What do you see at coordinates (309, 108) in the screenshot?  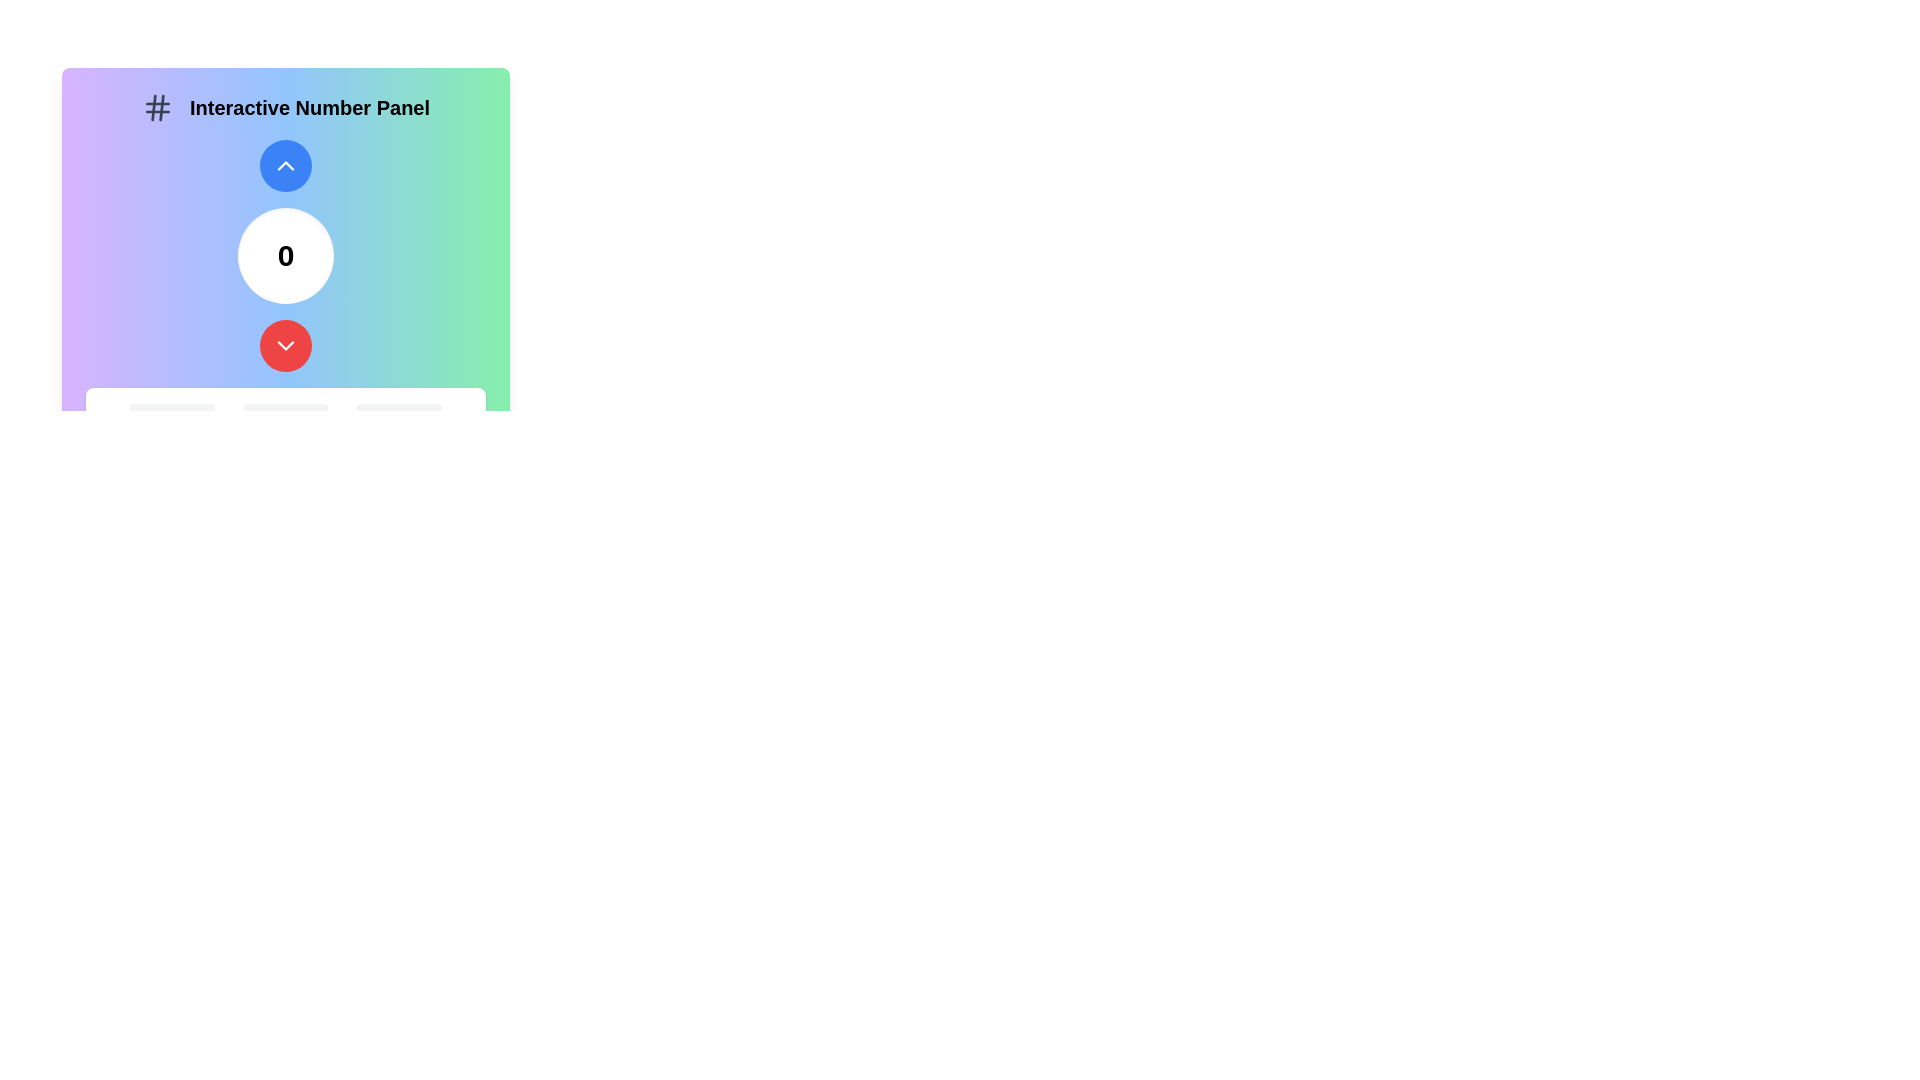 I see `the static text label that serves as the title or header for the interface, located near the top-left corner and adjacent to a hashtag icon` at bounding box center [309, 108].